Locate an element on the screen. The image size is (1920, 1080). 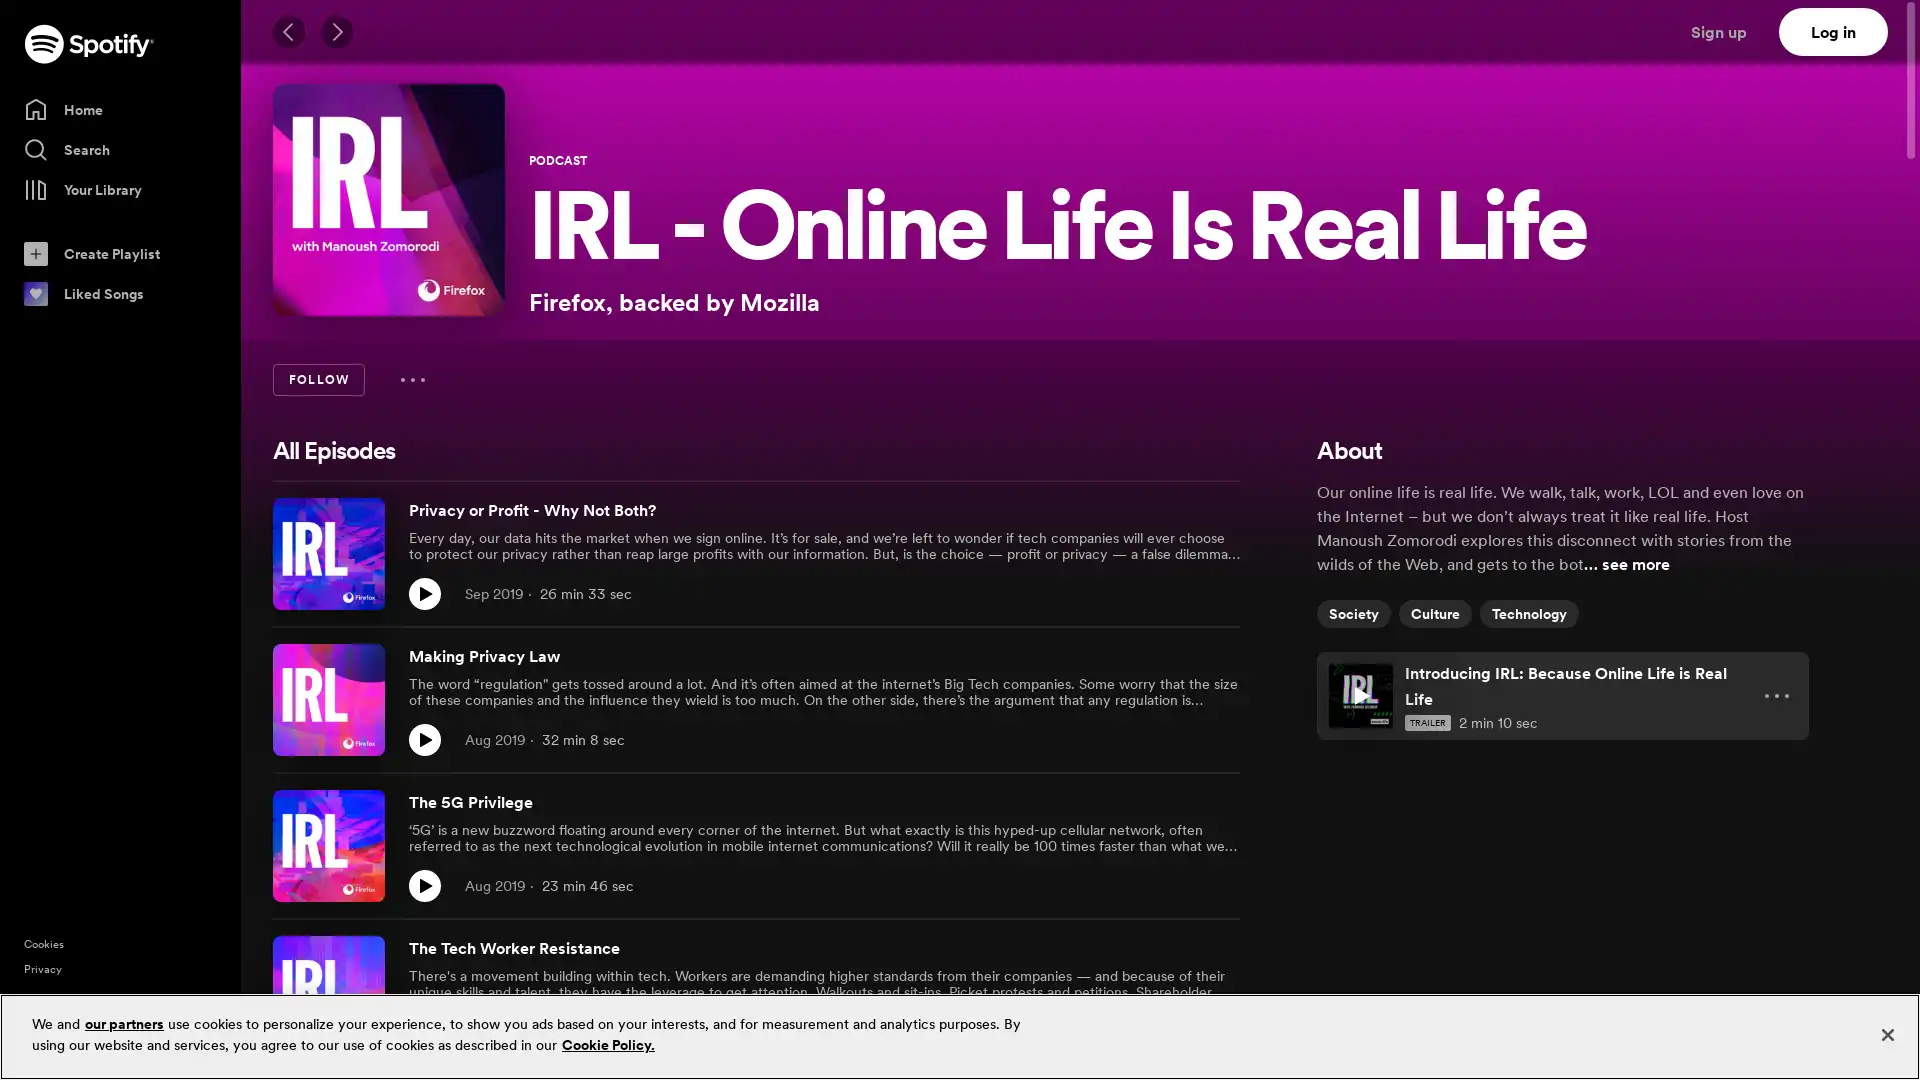
Sign up free is located at coordinates (1819, 1048).